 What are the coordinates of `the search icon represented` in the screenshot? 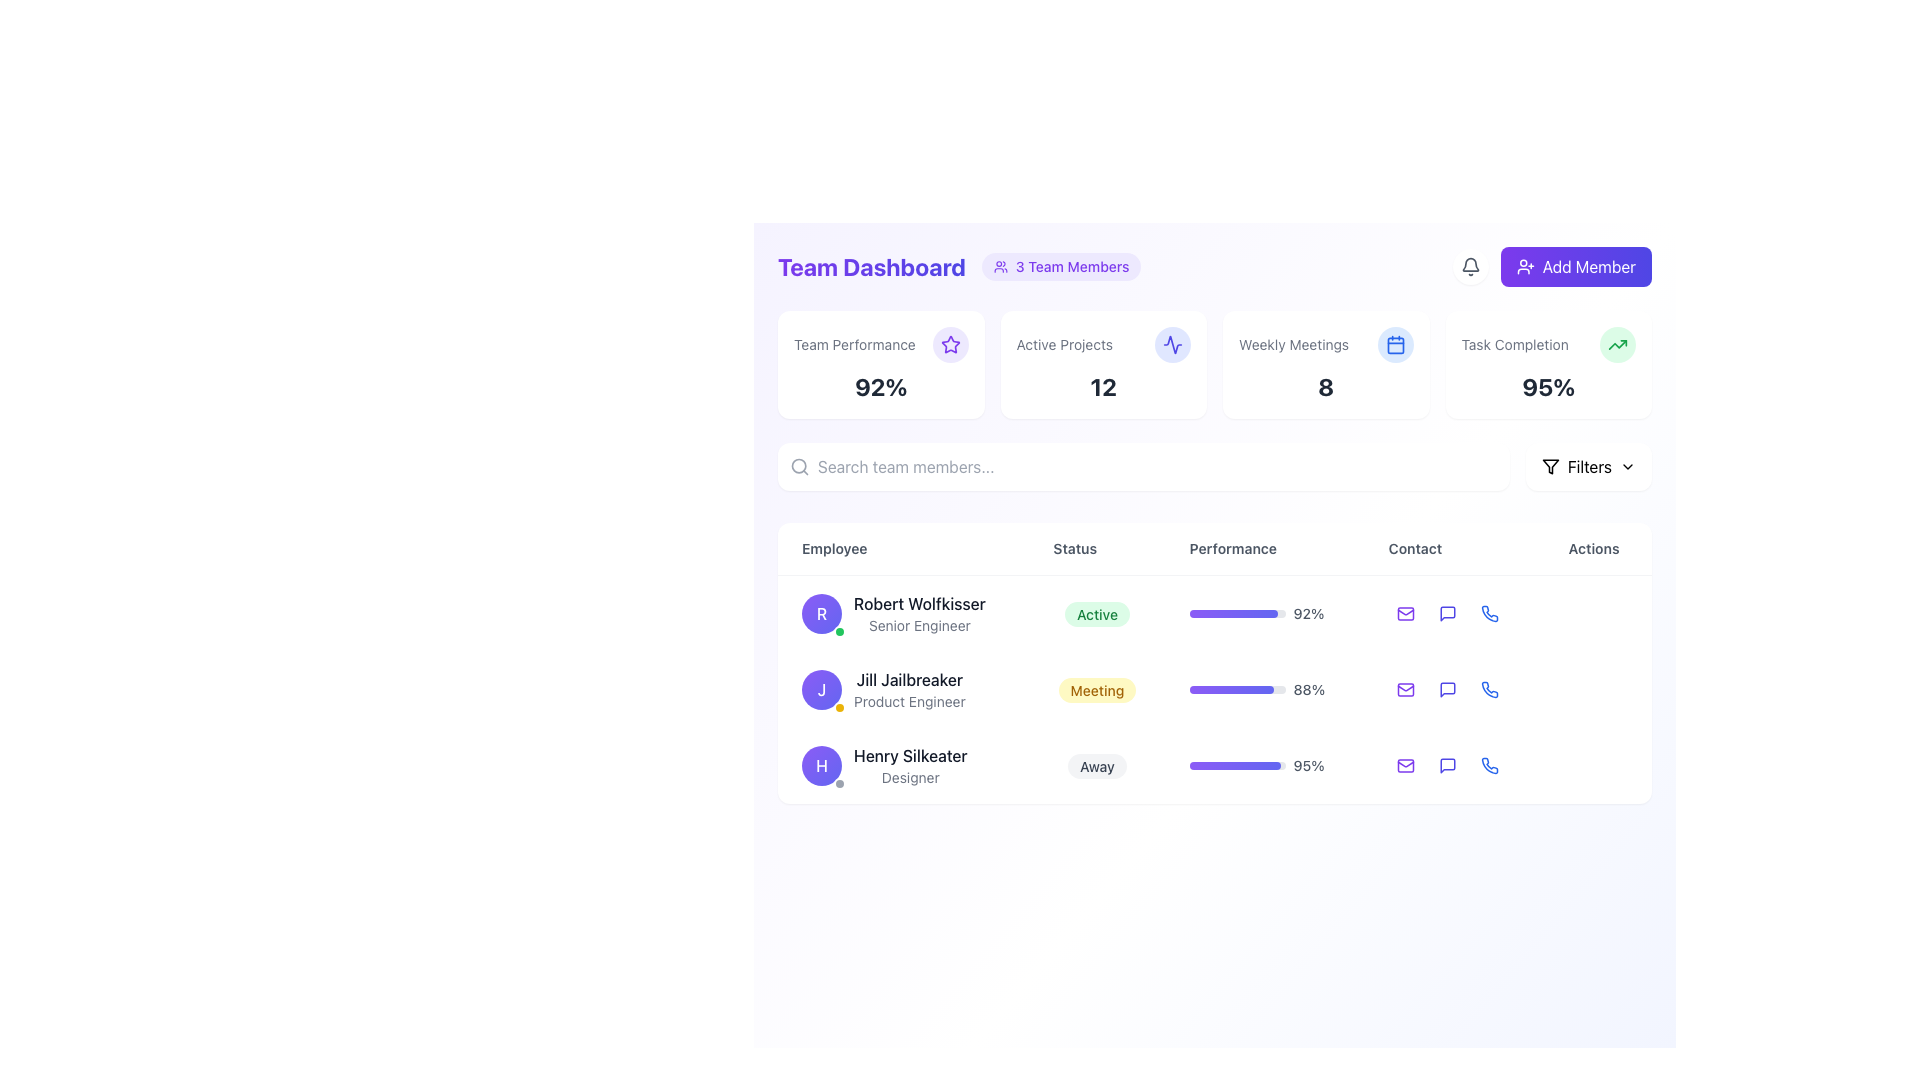 It's located at (798, 466).